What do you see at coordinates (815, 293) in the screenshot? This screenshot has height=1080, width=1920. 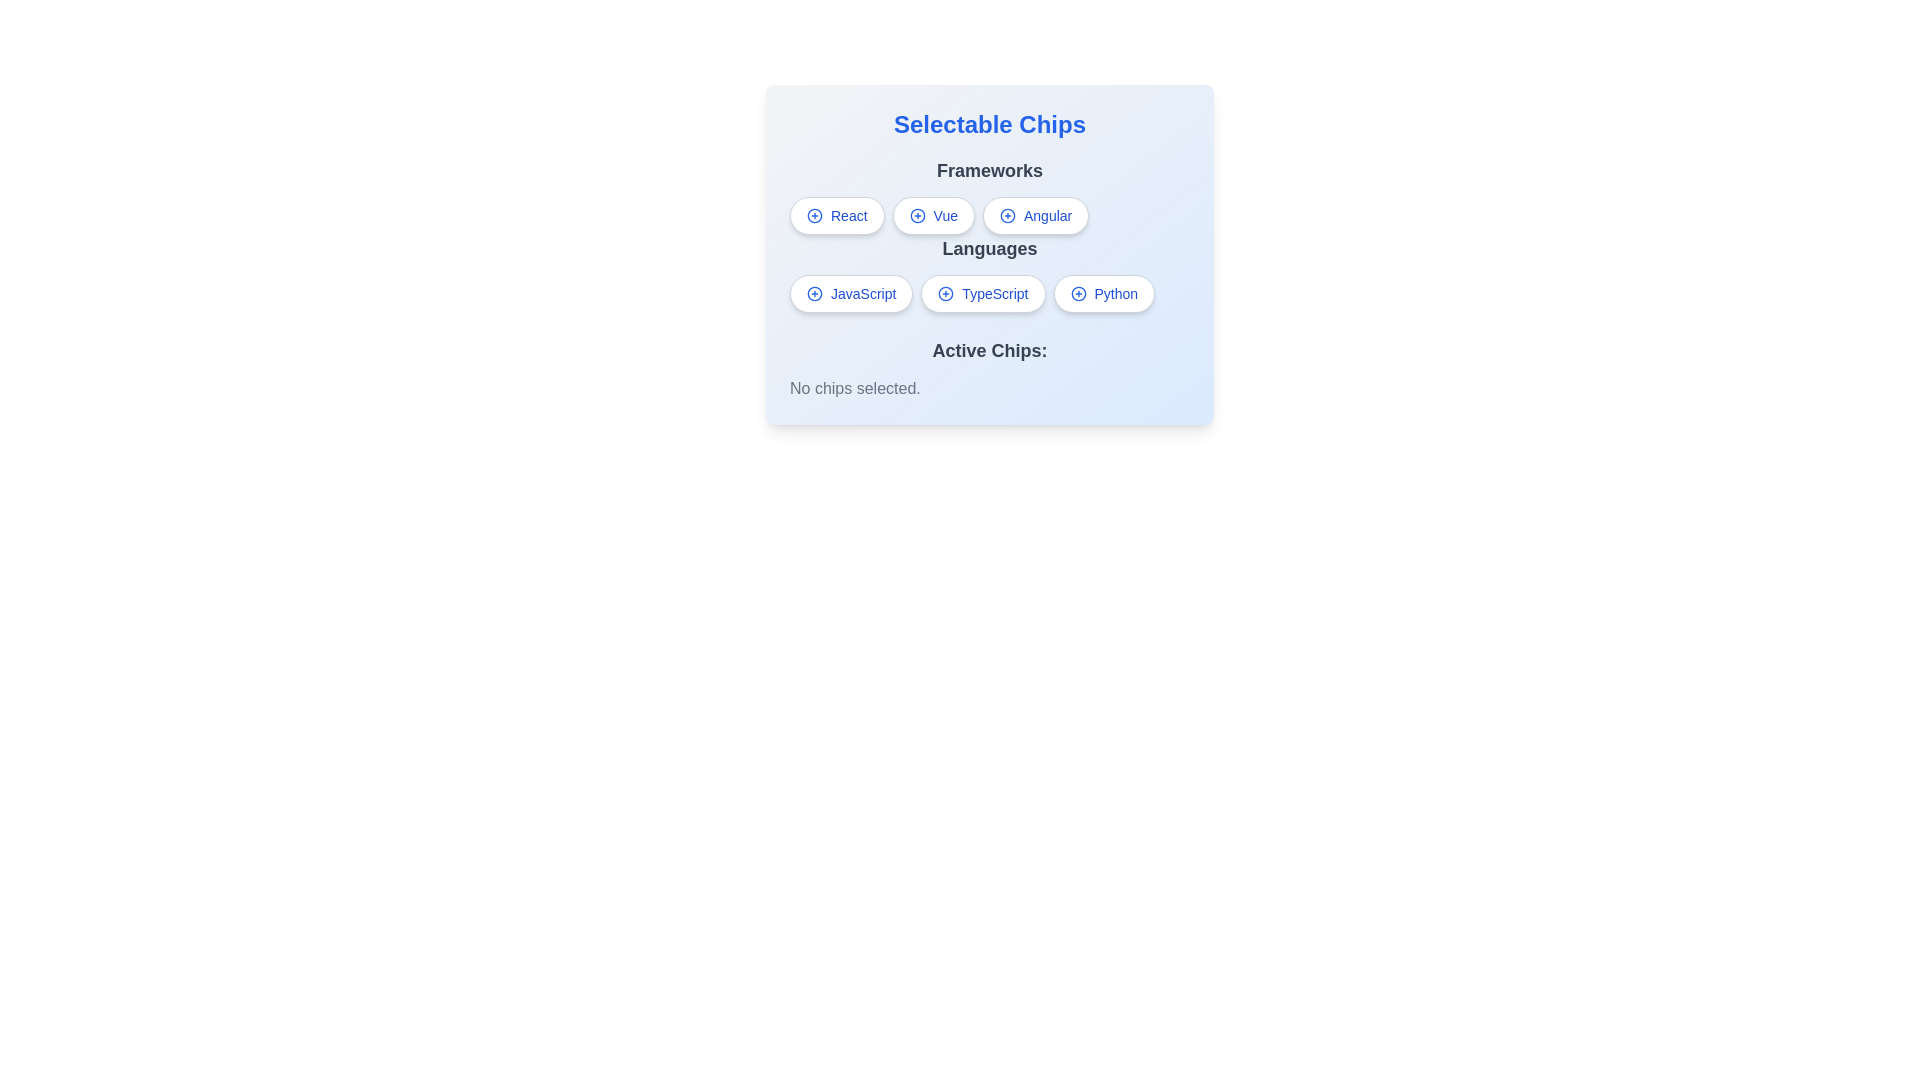 I see `the interactive icon associated with the 'JavaScript' chip located on the left side of the text 'JavaScript' in the 'Languages' section under the 'Selectable Chips' UI panel` at bounding box center [815, 293].